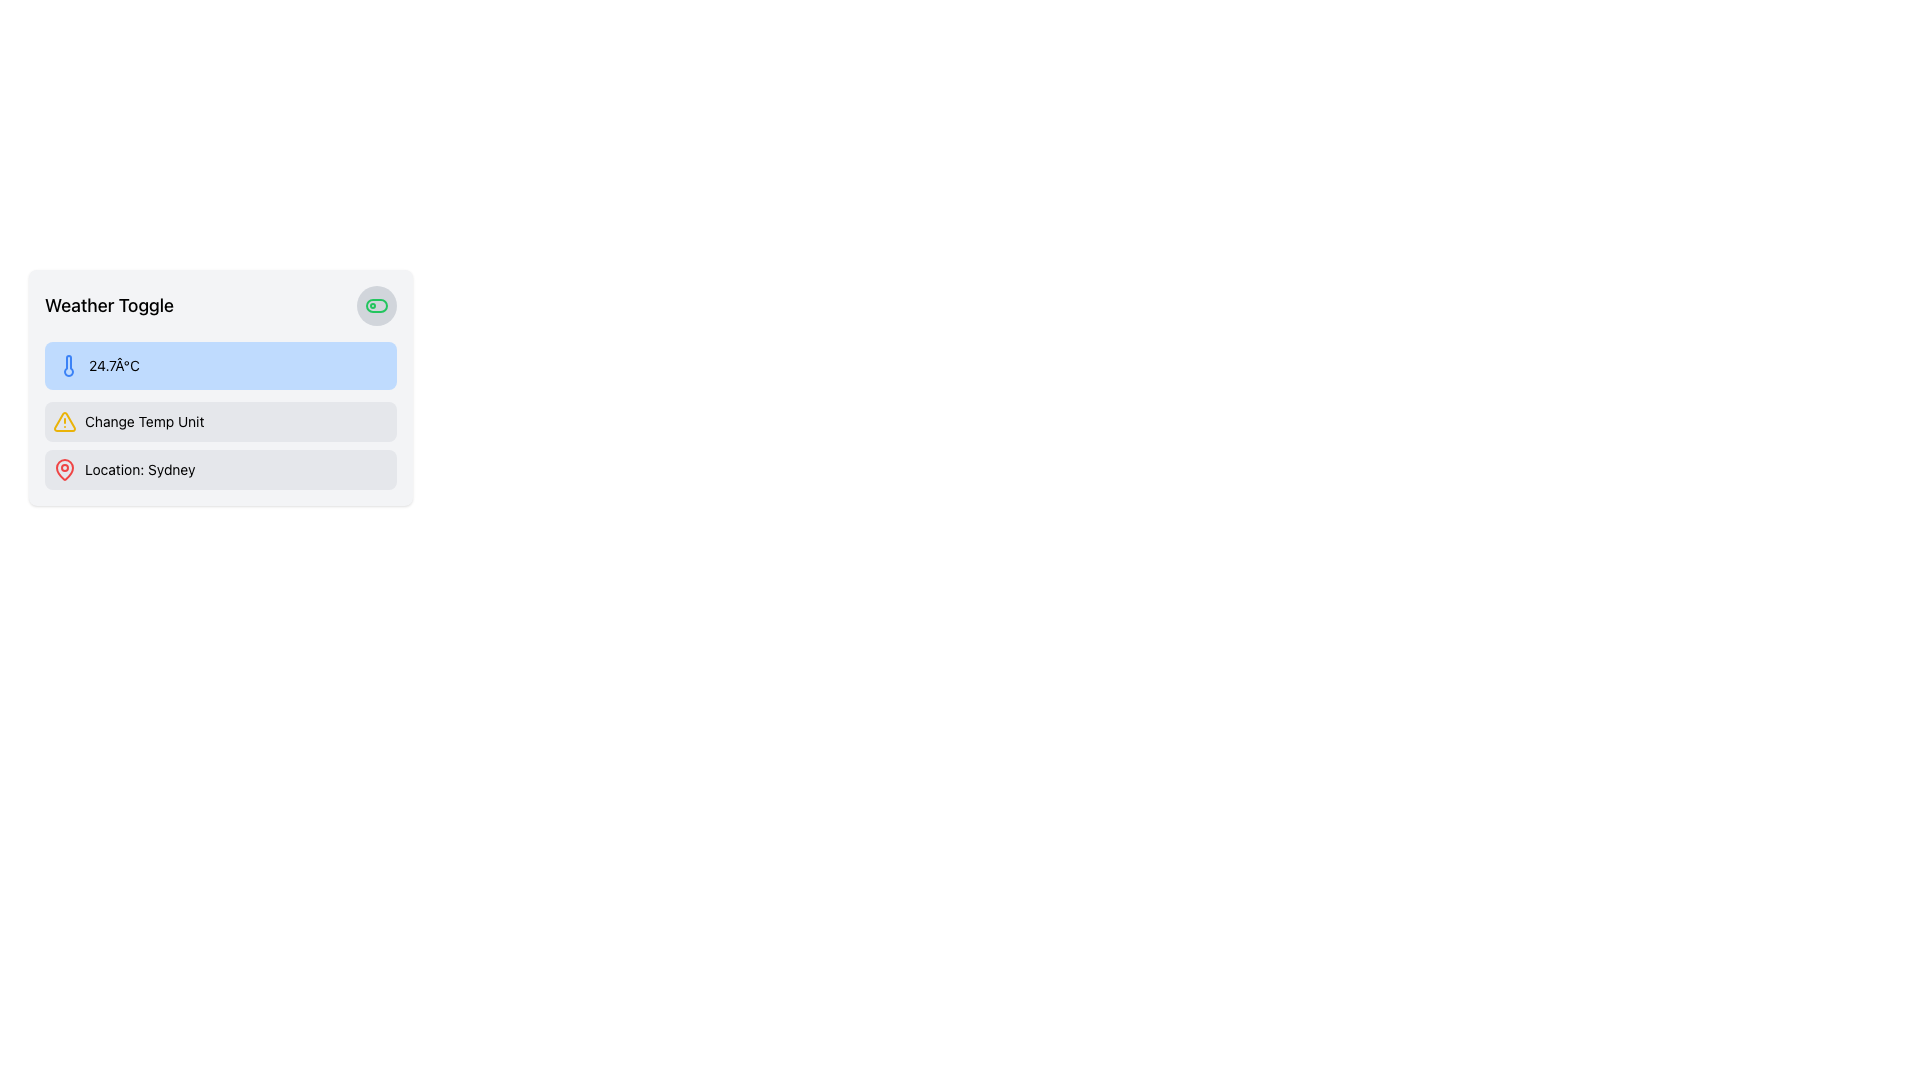 Image resolution: width=1920 pixels, height=1080 pixels. I want to click on the informational display box that shows the temperature reading, located below the 'Weather Toggle' title and above the 'Change Temp Unit' section, so click(220, 366).